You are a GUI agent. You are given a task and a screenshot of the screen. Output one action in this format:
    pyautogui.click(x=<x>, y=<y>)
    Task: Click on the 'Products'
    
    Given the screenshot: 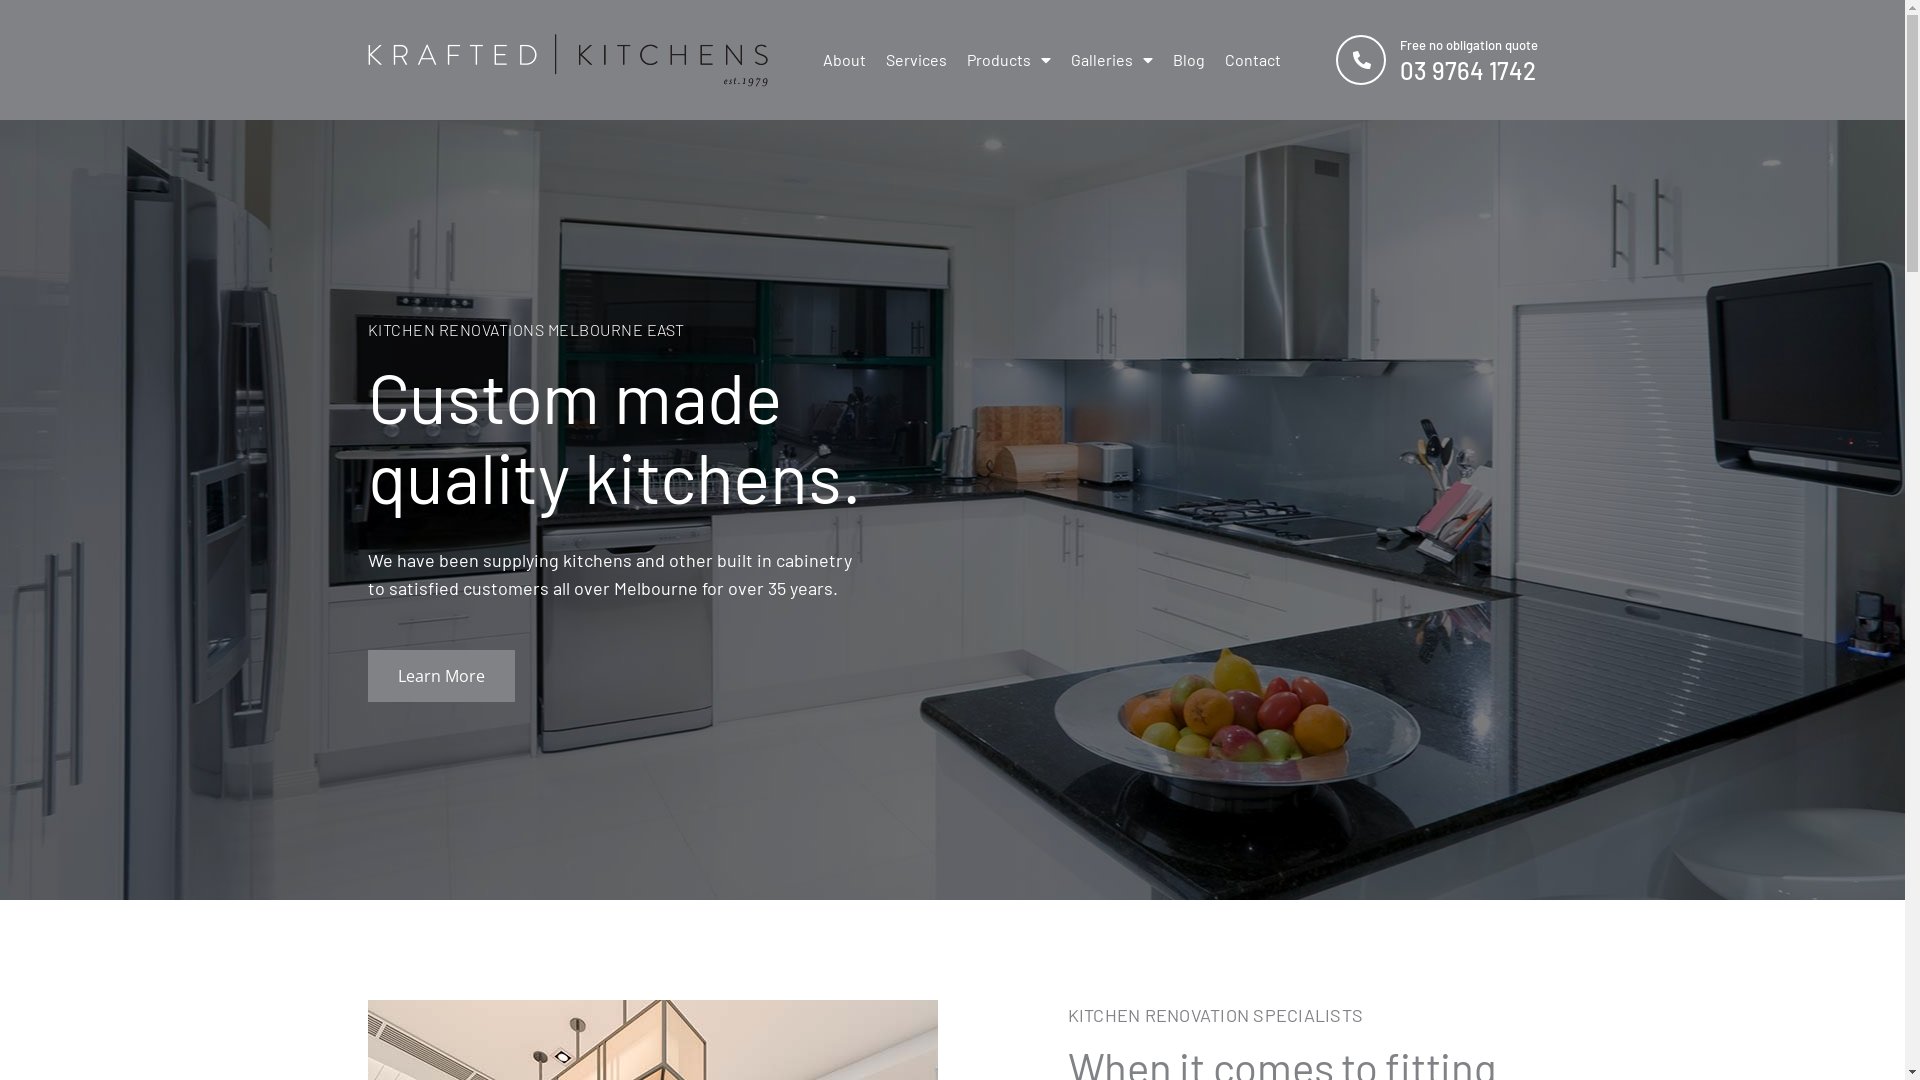 What is the action you would take?
    pyautogui.click(x=1008, y=59)
    